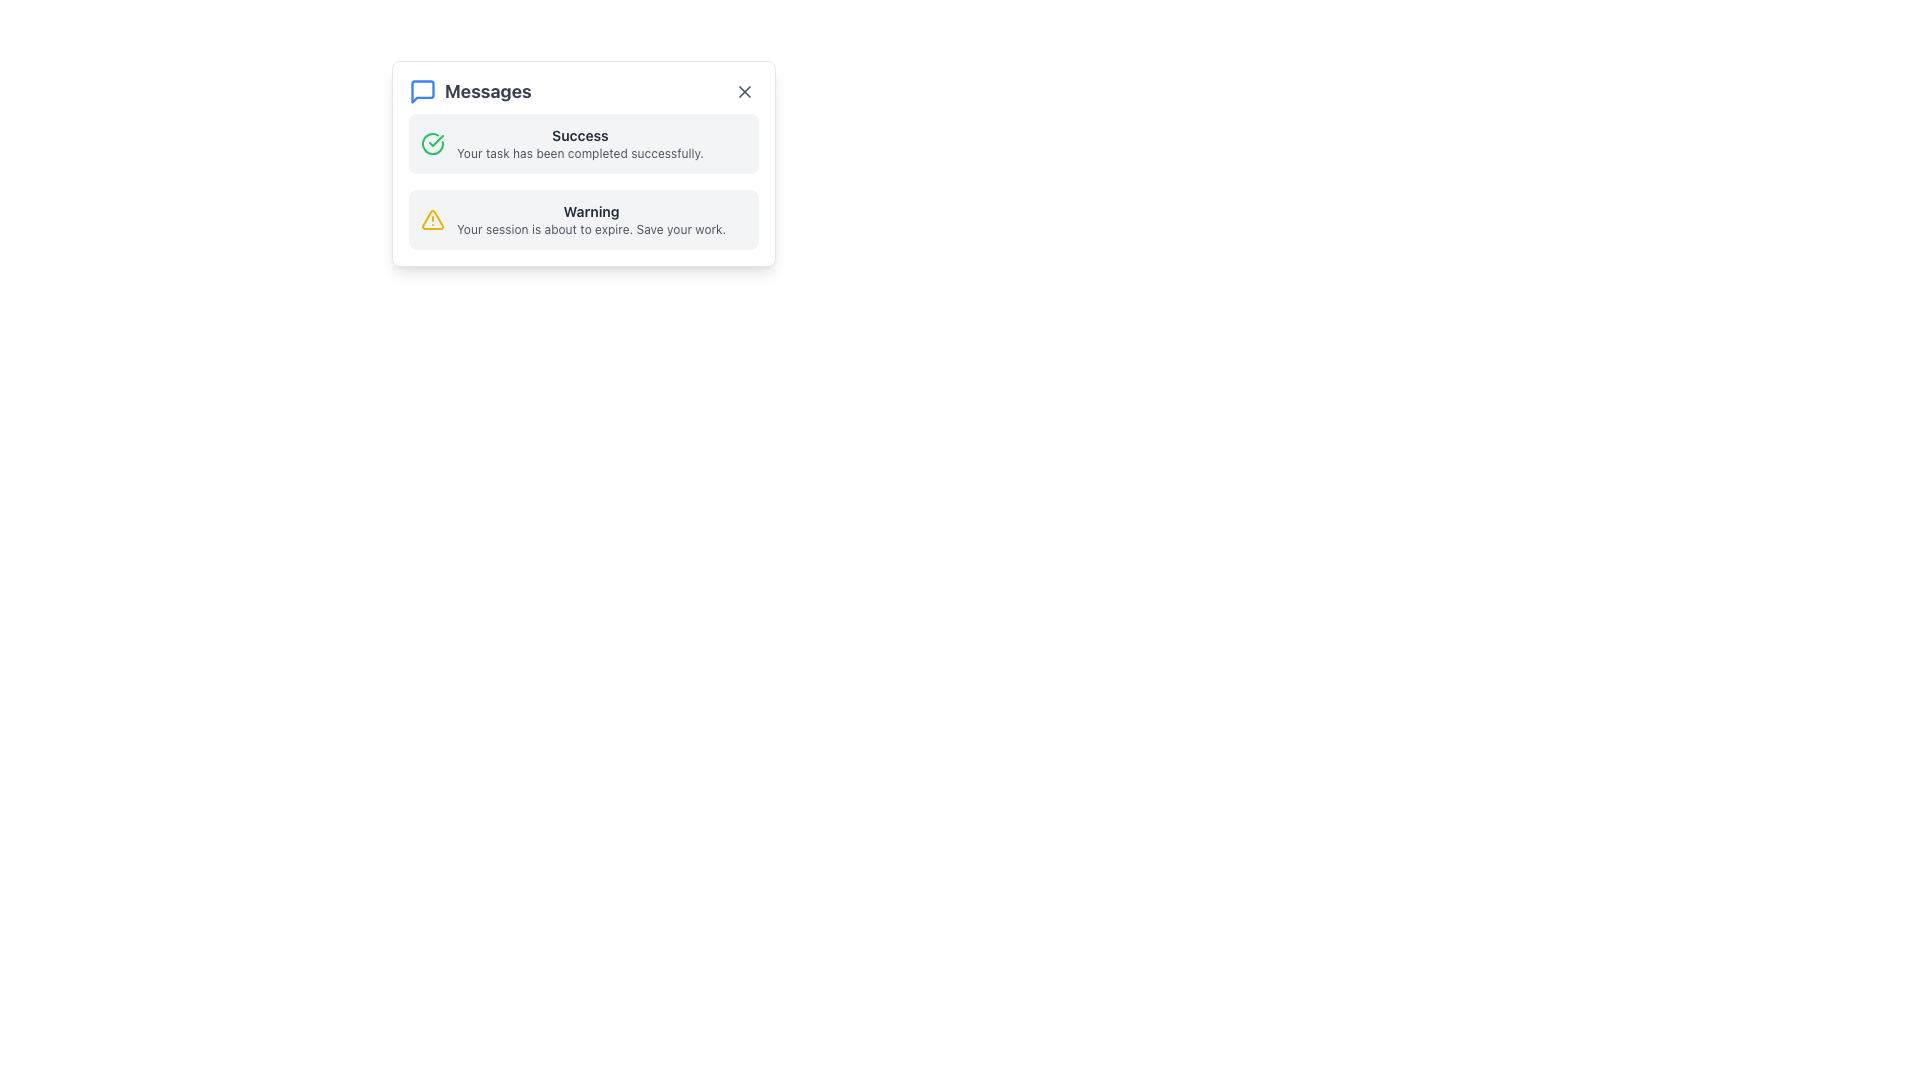 This screenshot has height=1080, width=1920. I want to click on the success status icon located in the left section of the message box, which visually indicates the completion of the associated message, so click(431, 142).